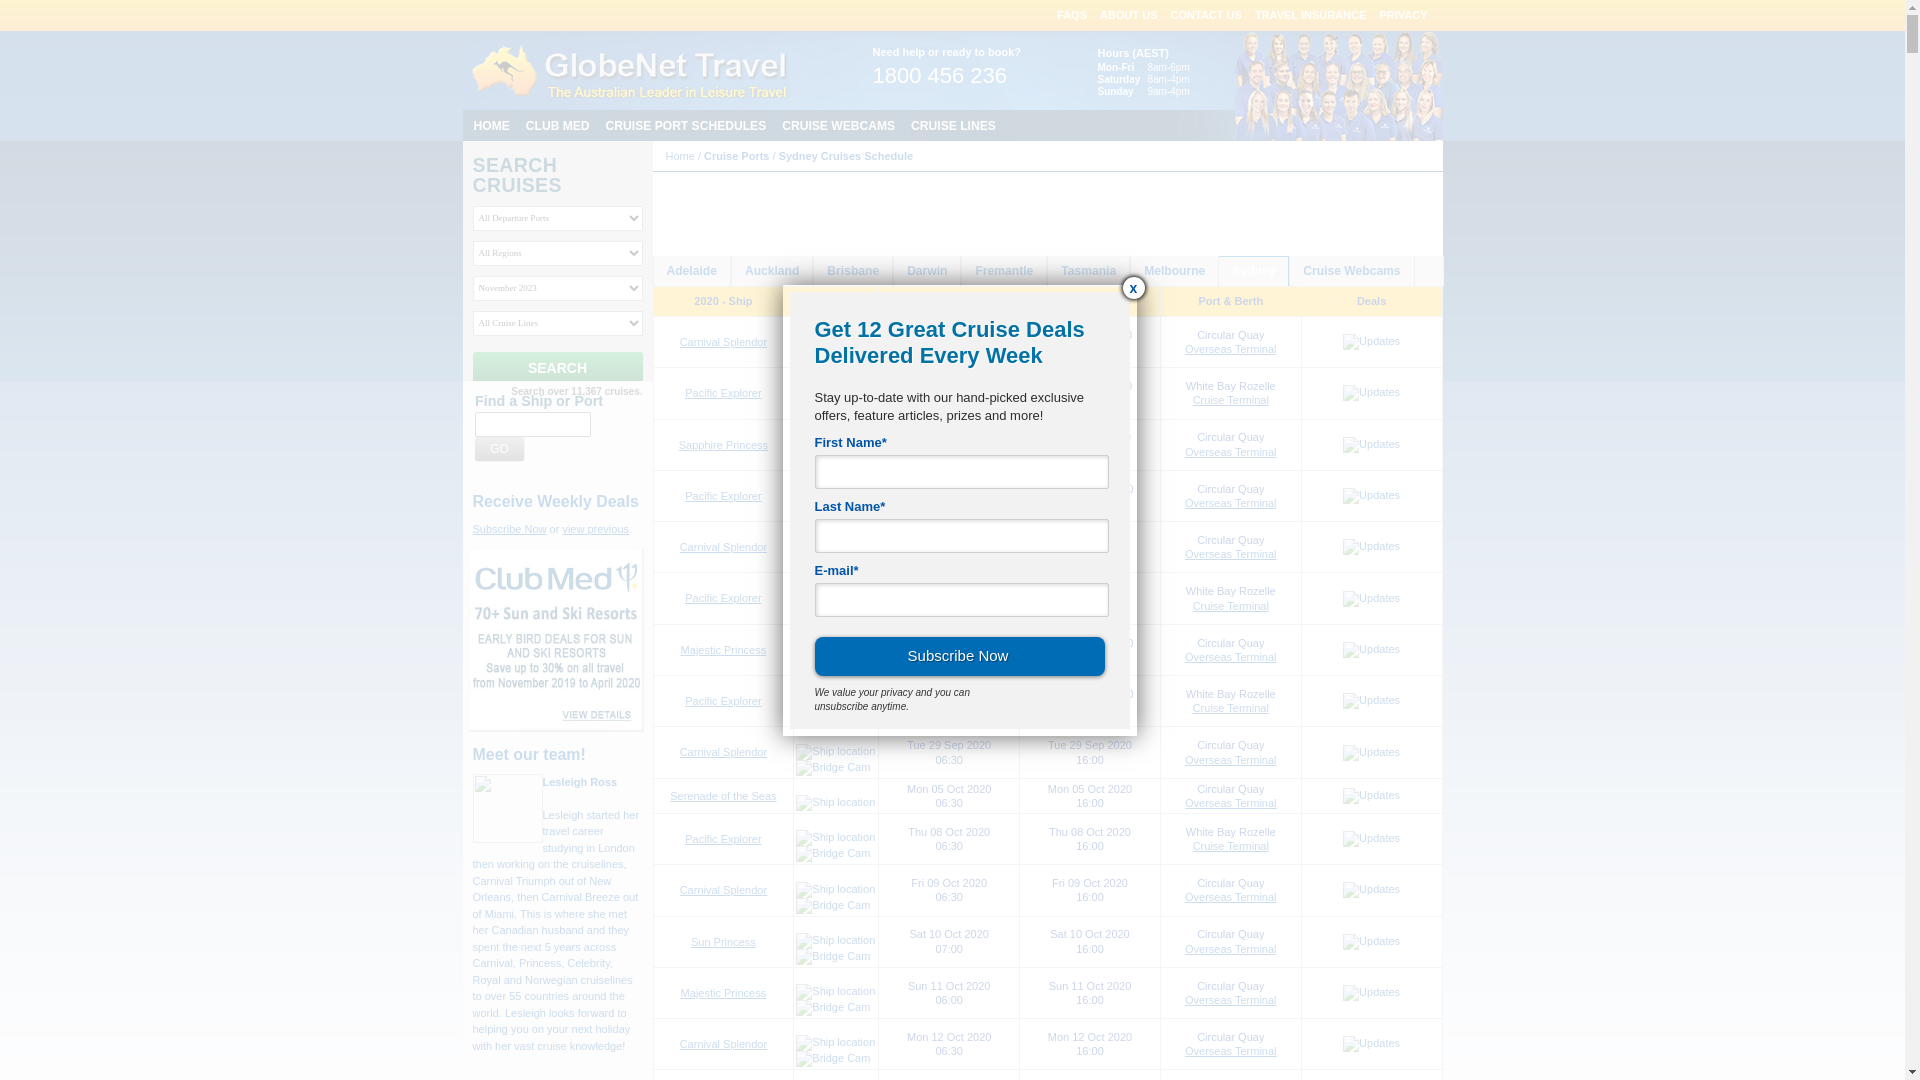 This screenshot has width=1920, height=1080. I want to click on 'Bridge Cam', so click(795, 1058).